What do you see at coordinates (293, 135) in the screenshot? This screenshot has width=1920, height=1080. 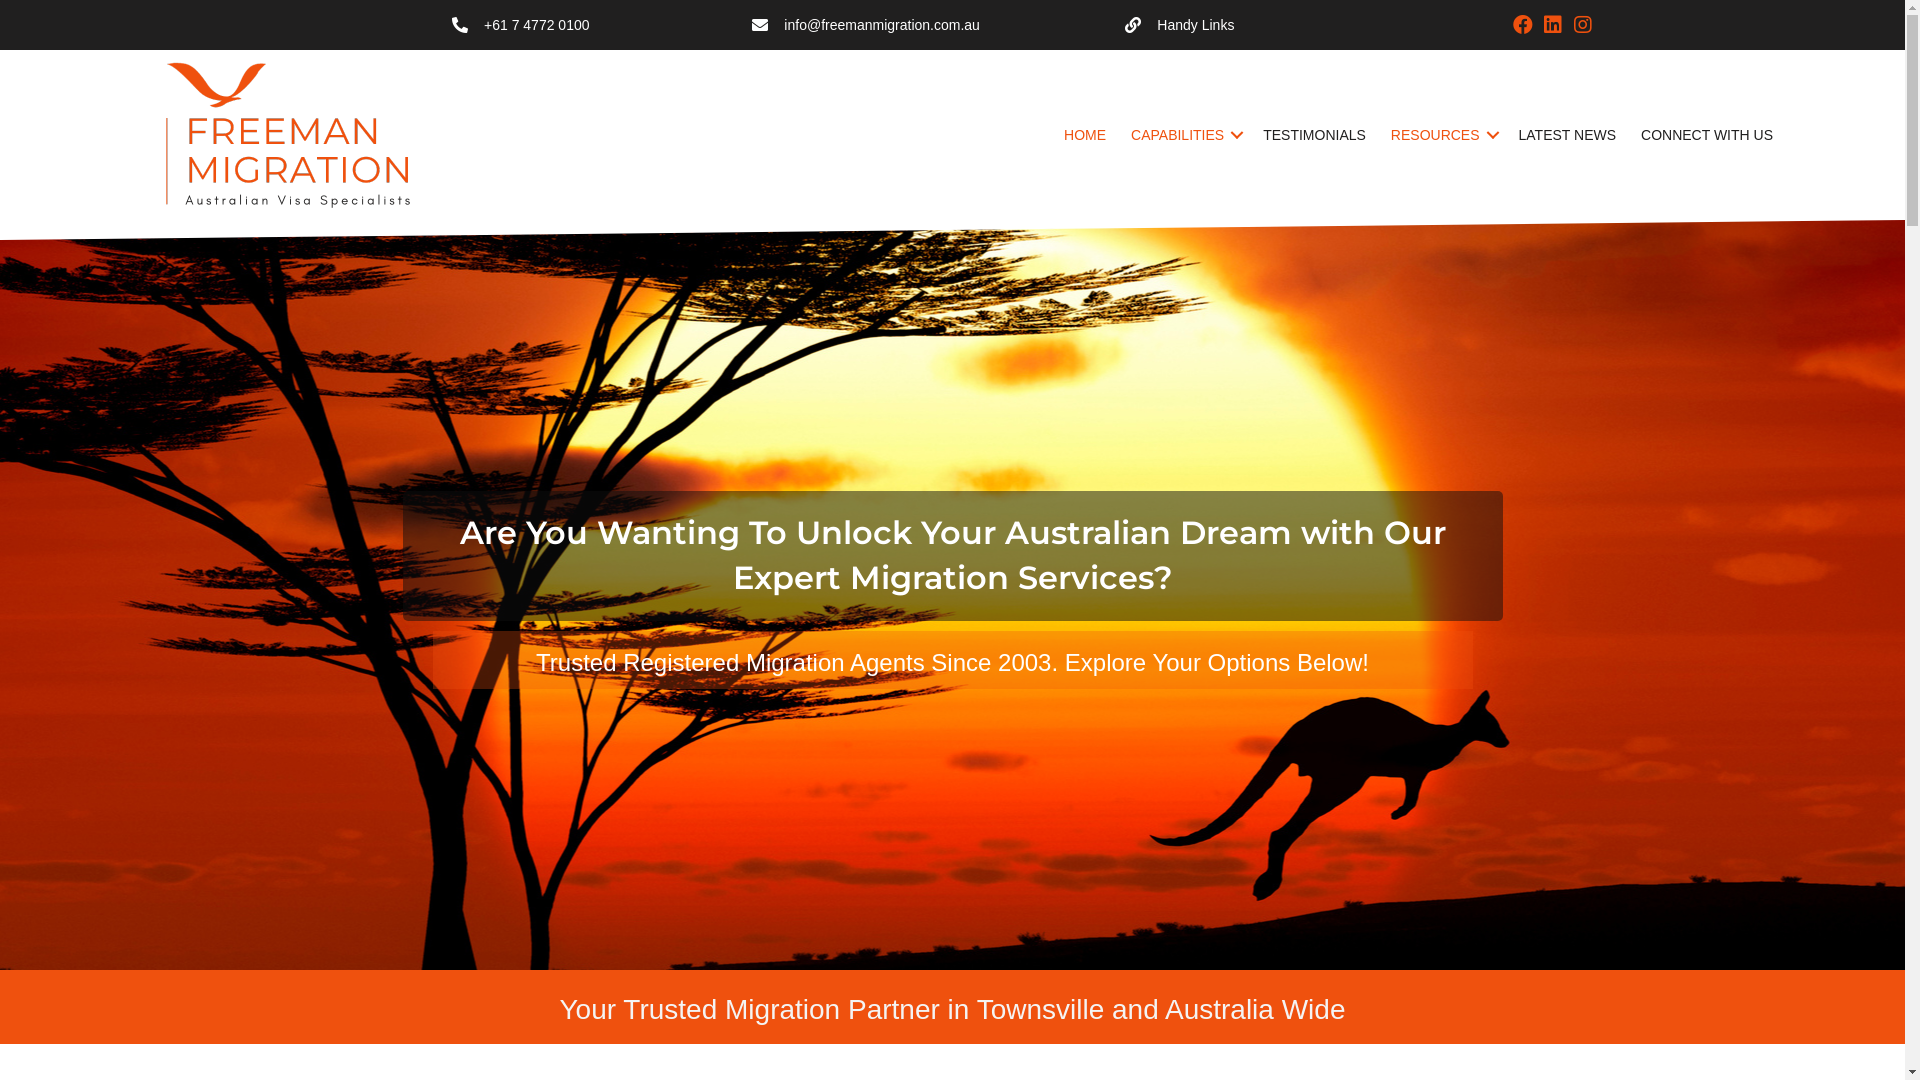 I see `'Freeman Migration logo'` at bounding box center [293, 135].